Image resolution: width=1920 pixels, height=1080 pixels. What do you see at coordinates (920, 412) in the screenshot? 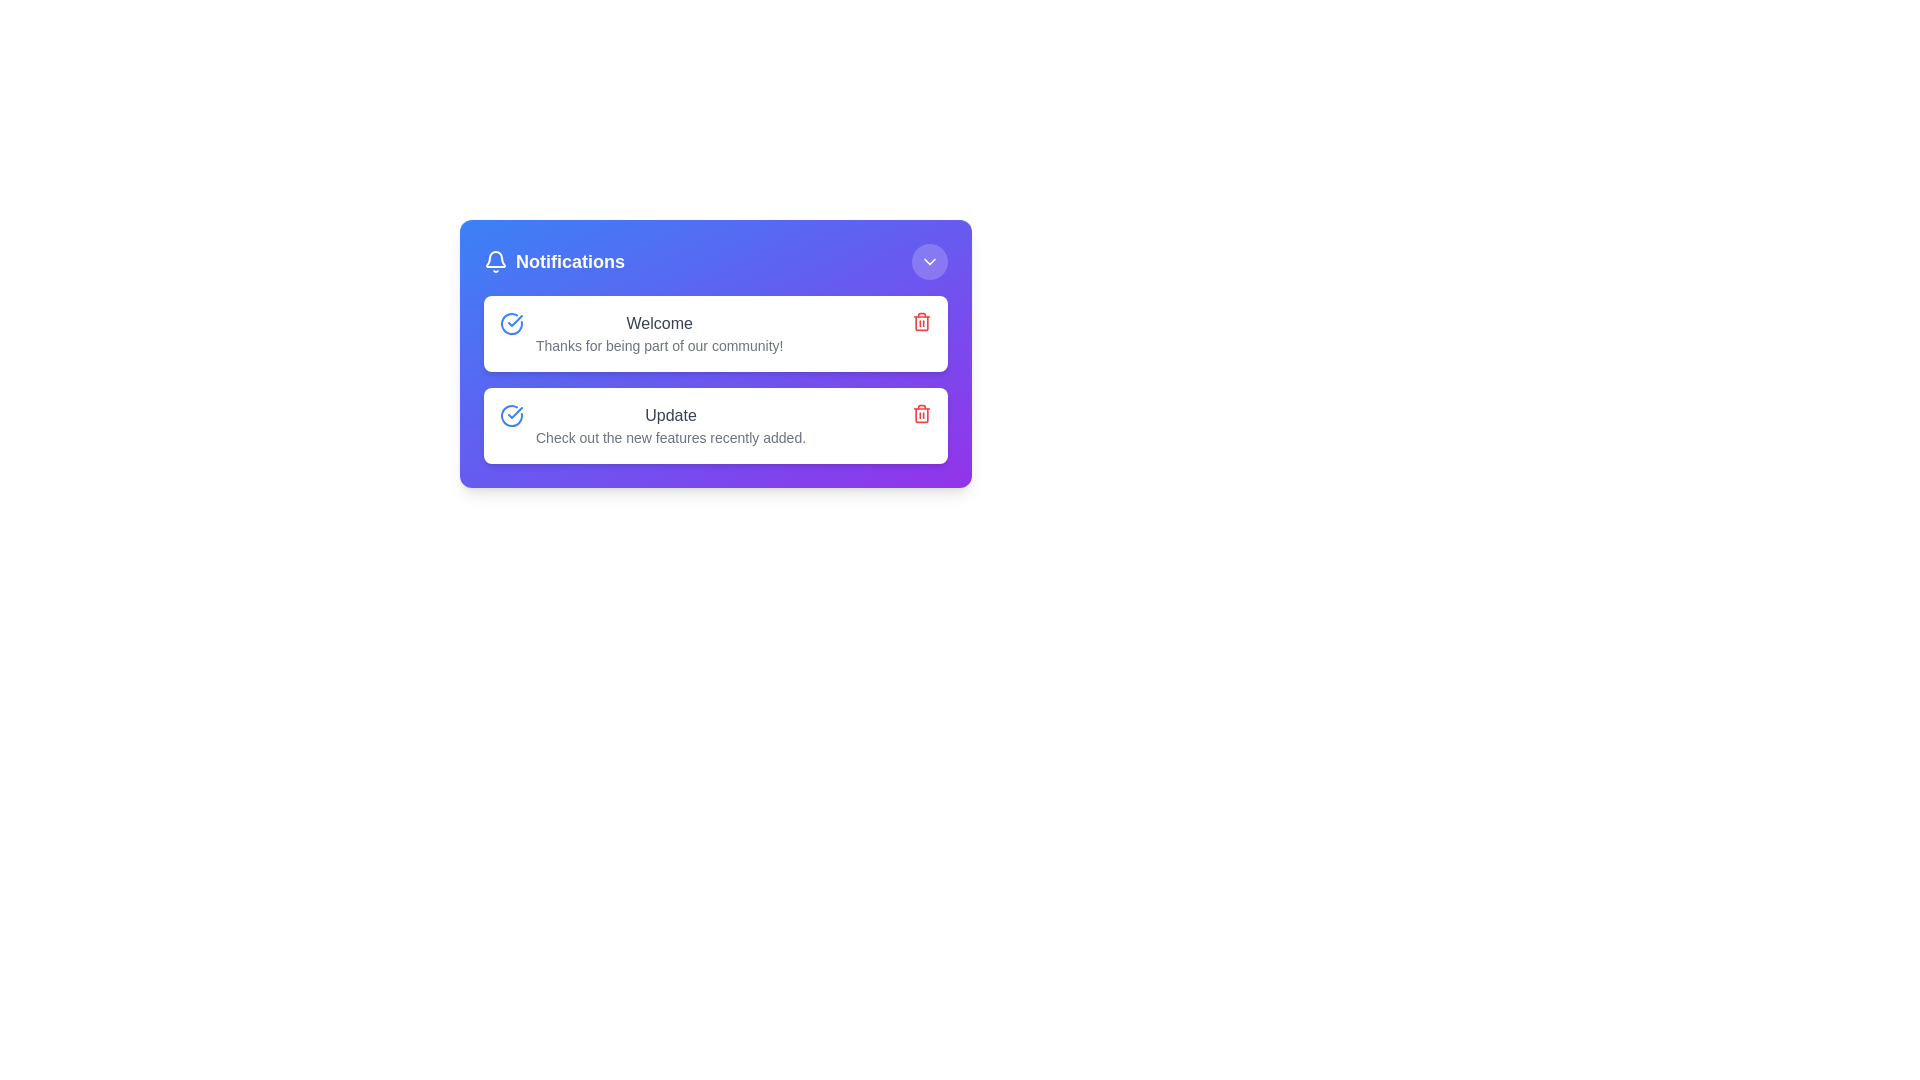
I see `the delete icon button located in the top-right corner of the second notification card` at bounding box center [920, 412].